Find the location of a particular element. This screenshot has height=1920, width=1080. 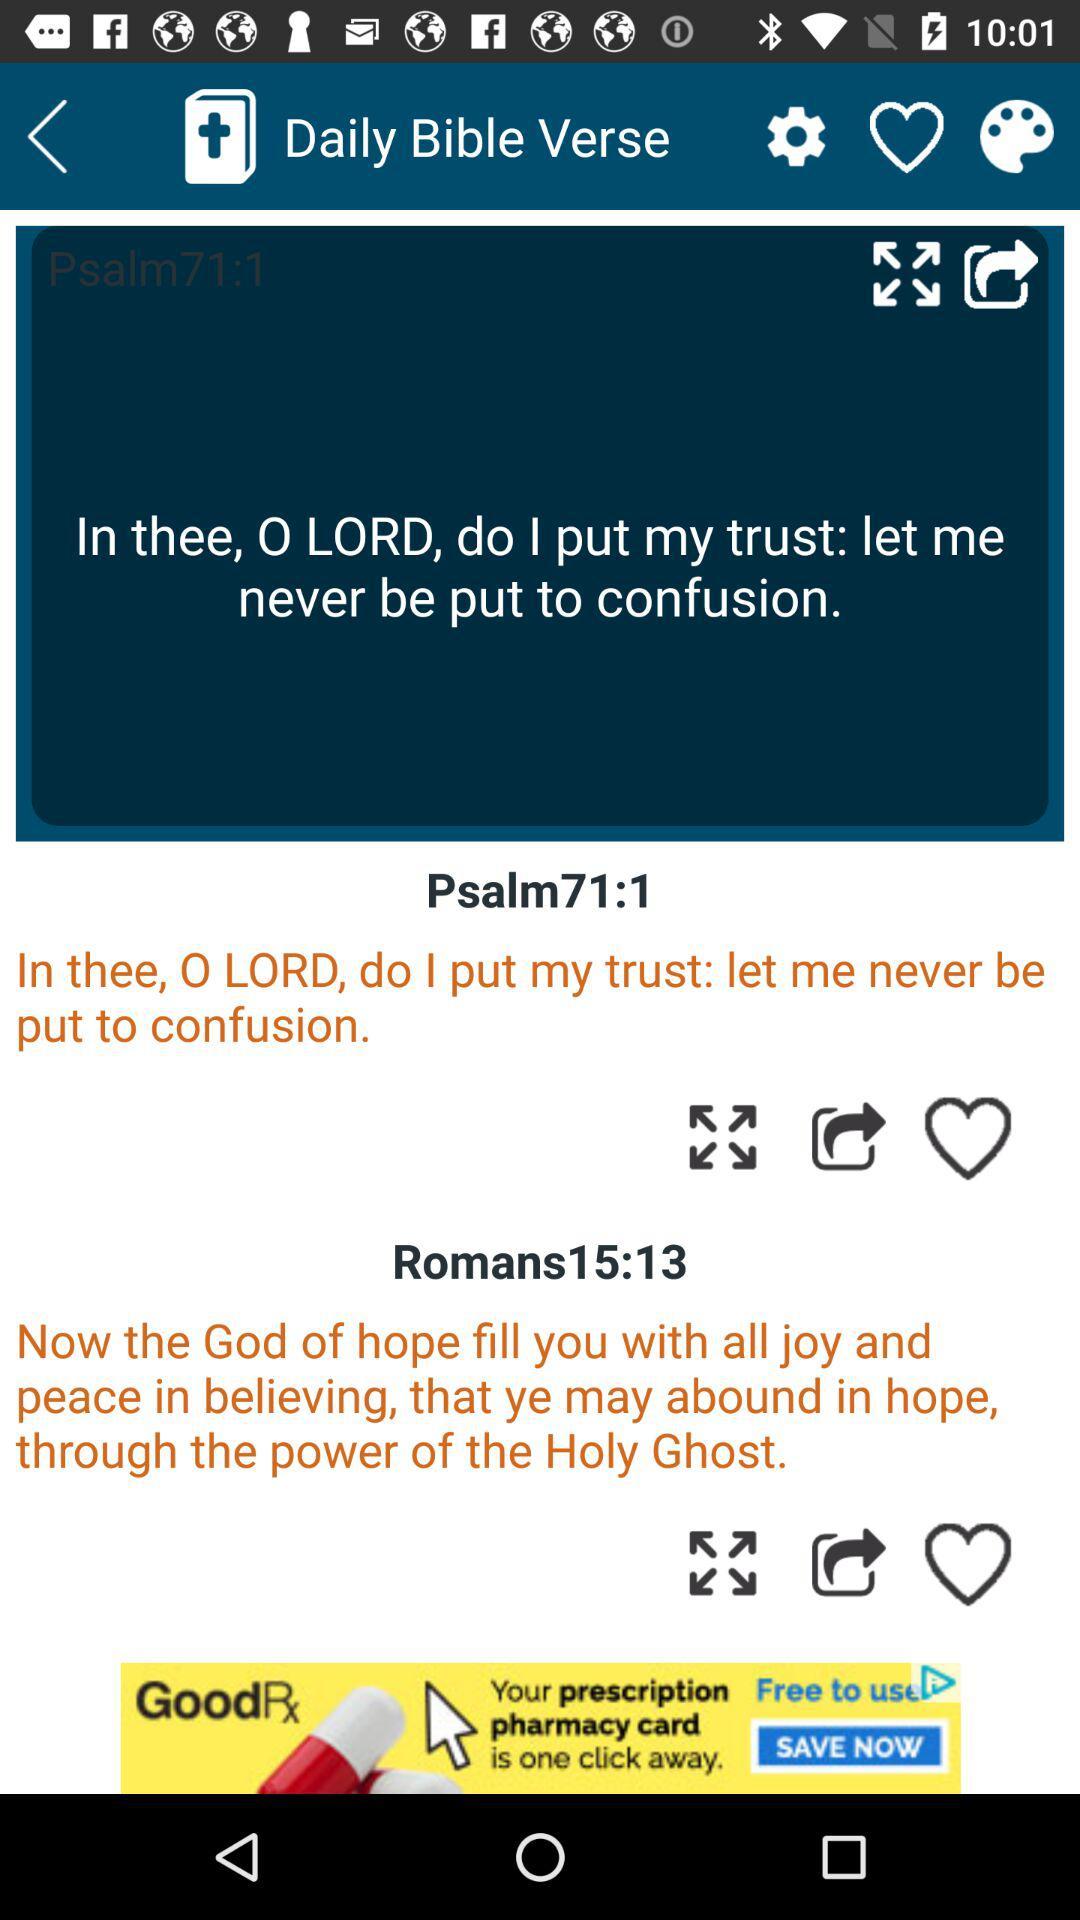

the emoji icon is located at coordinates (1017, 135).